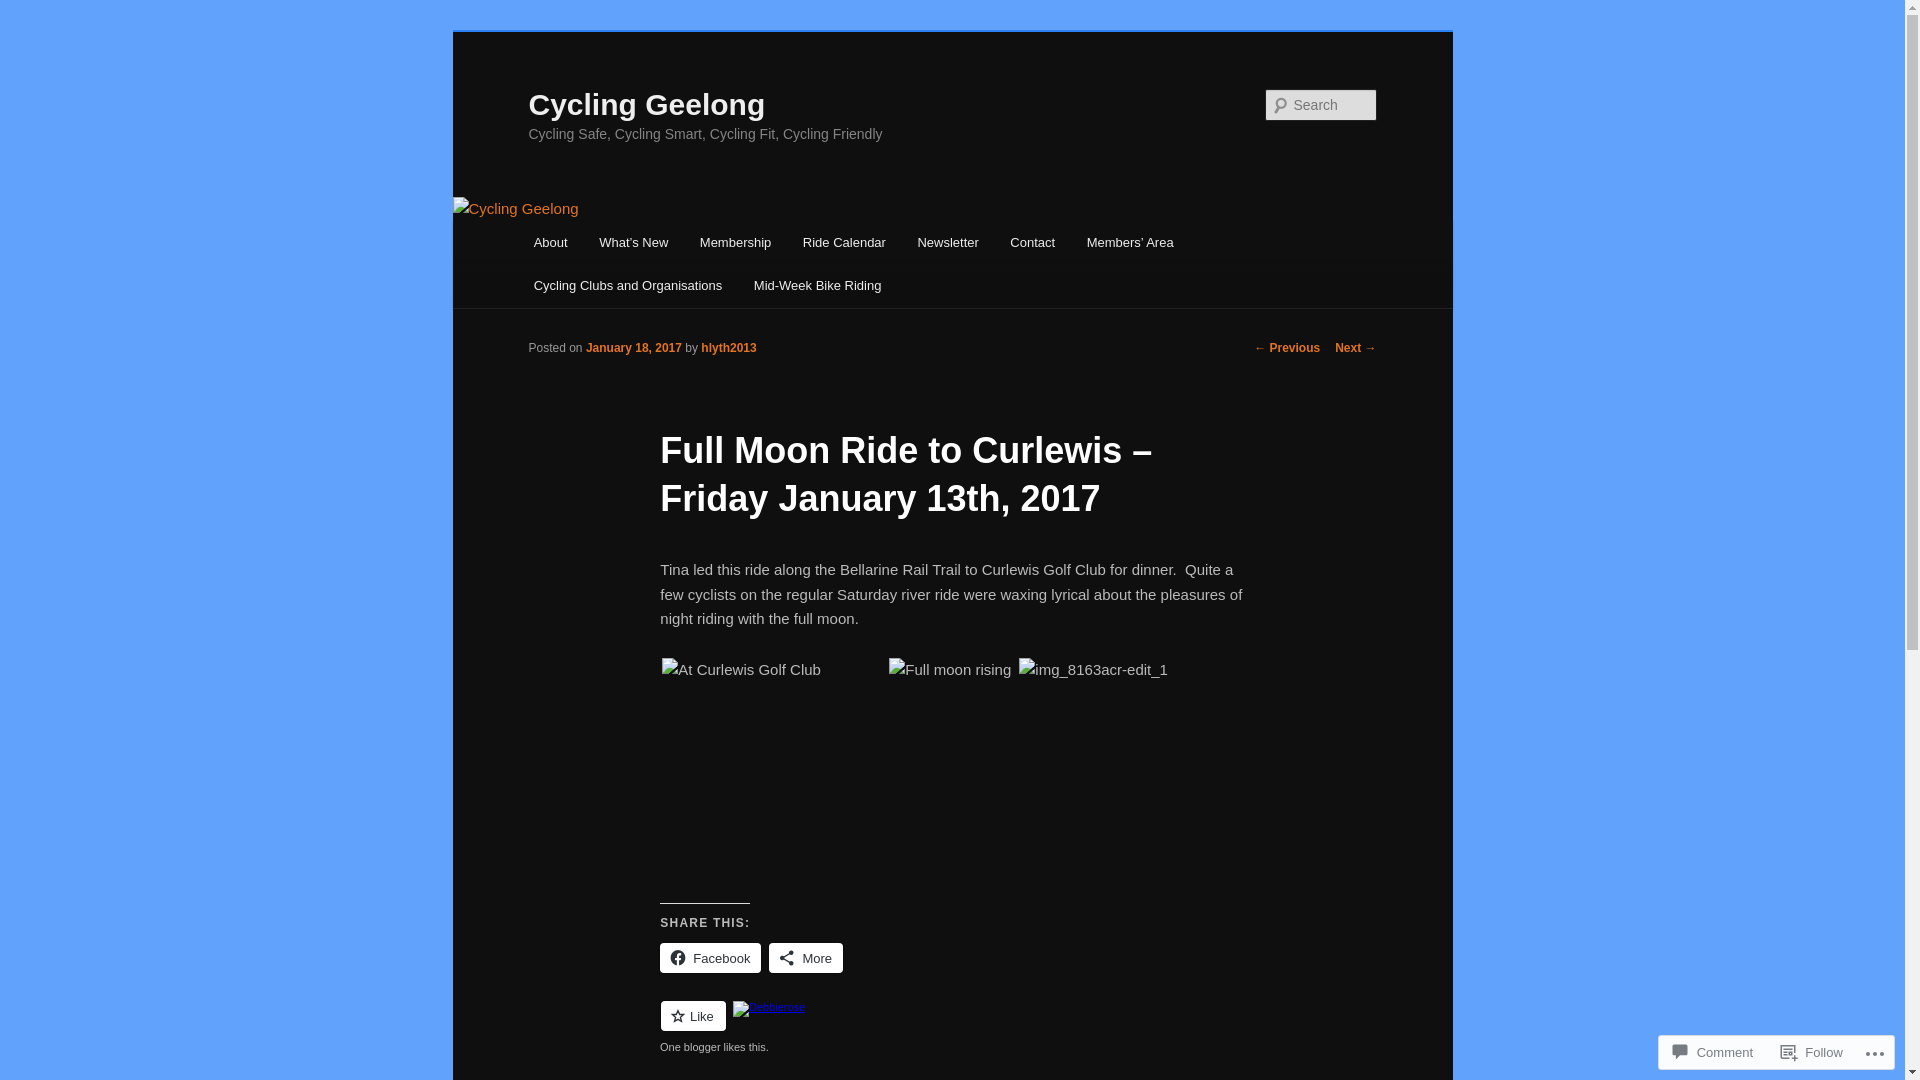 This screenshot has width=1920, height=1080. I want to click on 'hlyth2013', so click(727, 346).